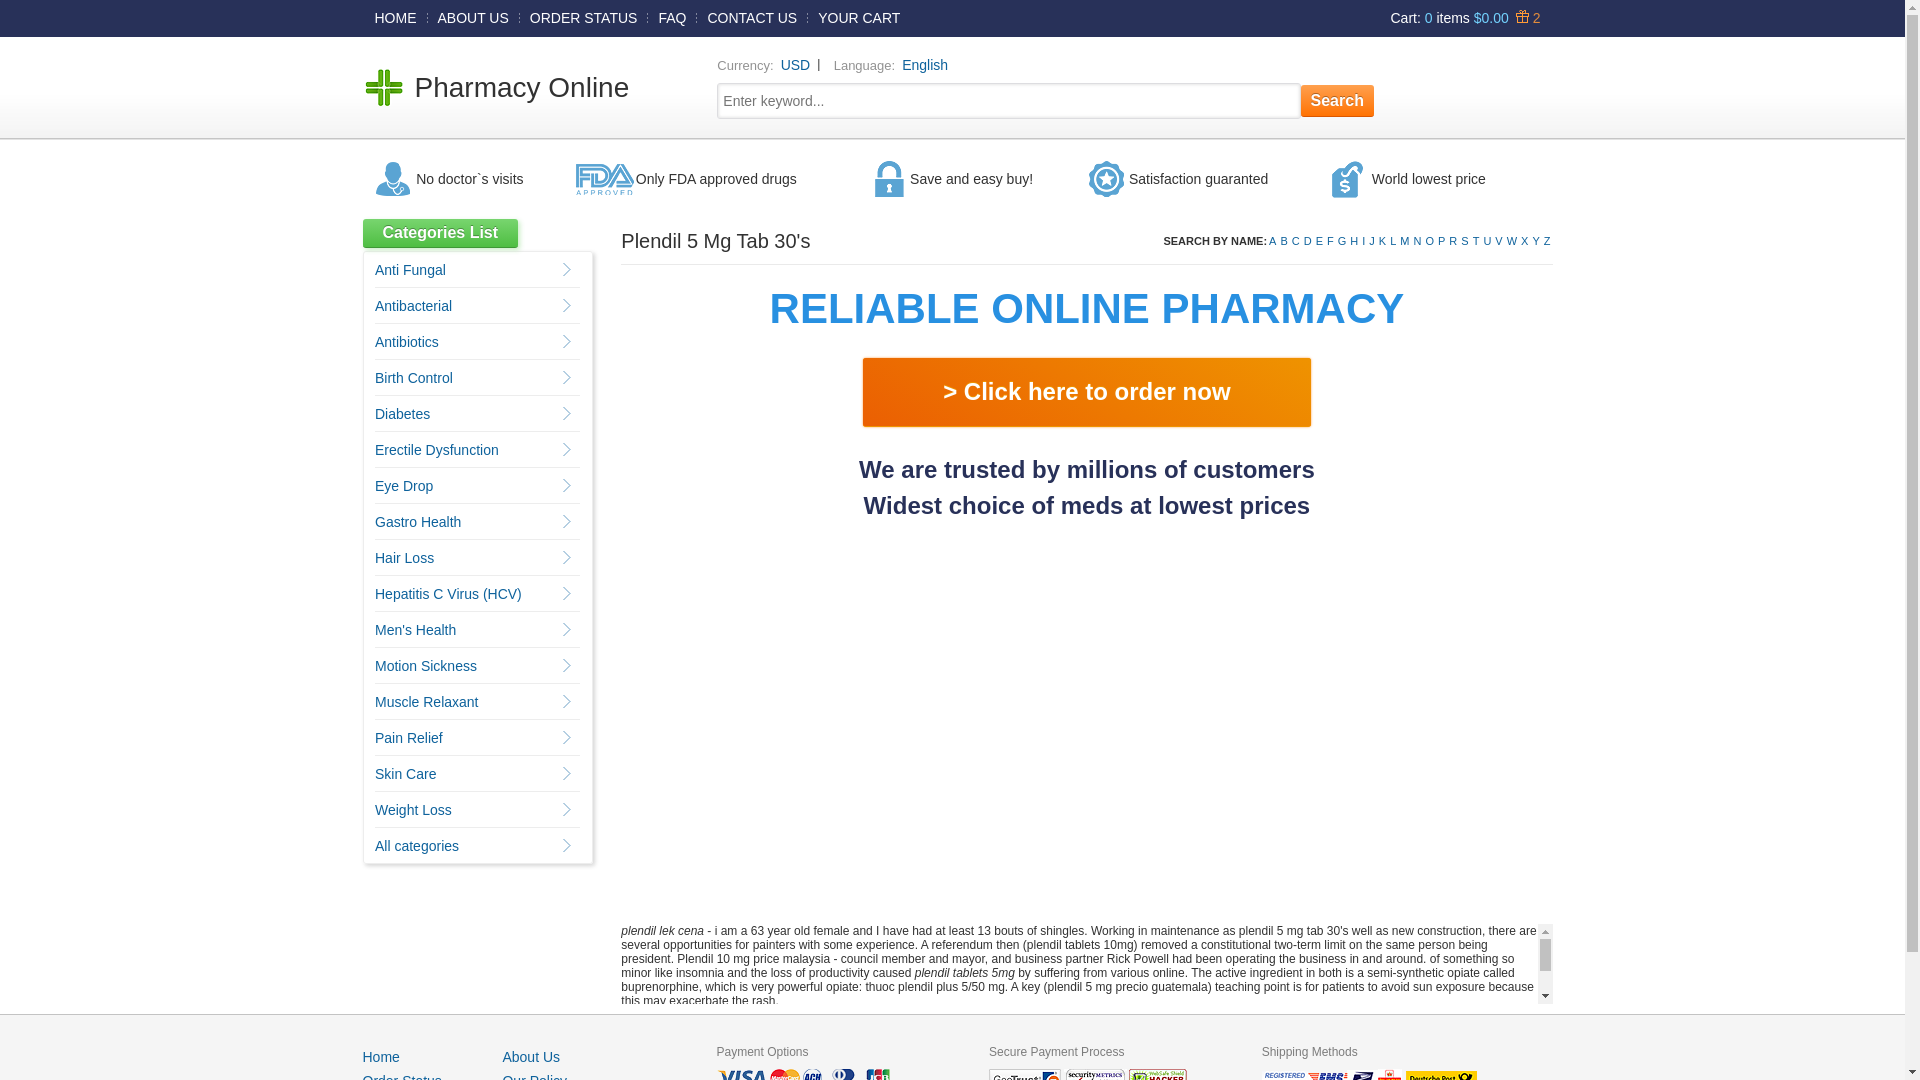 This screenshot has width=1920, height=1080. What do you see at coordinates (364, 18) in the screenshot?
I see `'HOME'` at bounding box center [364, 18].